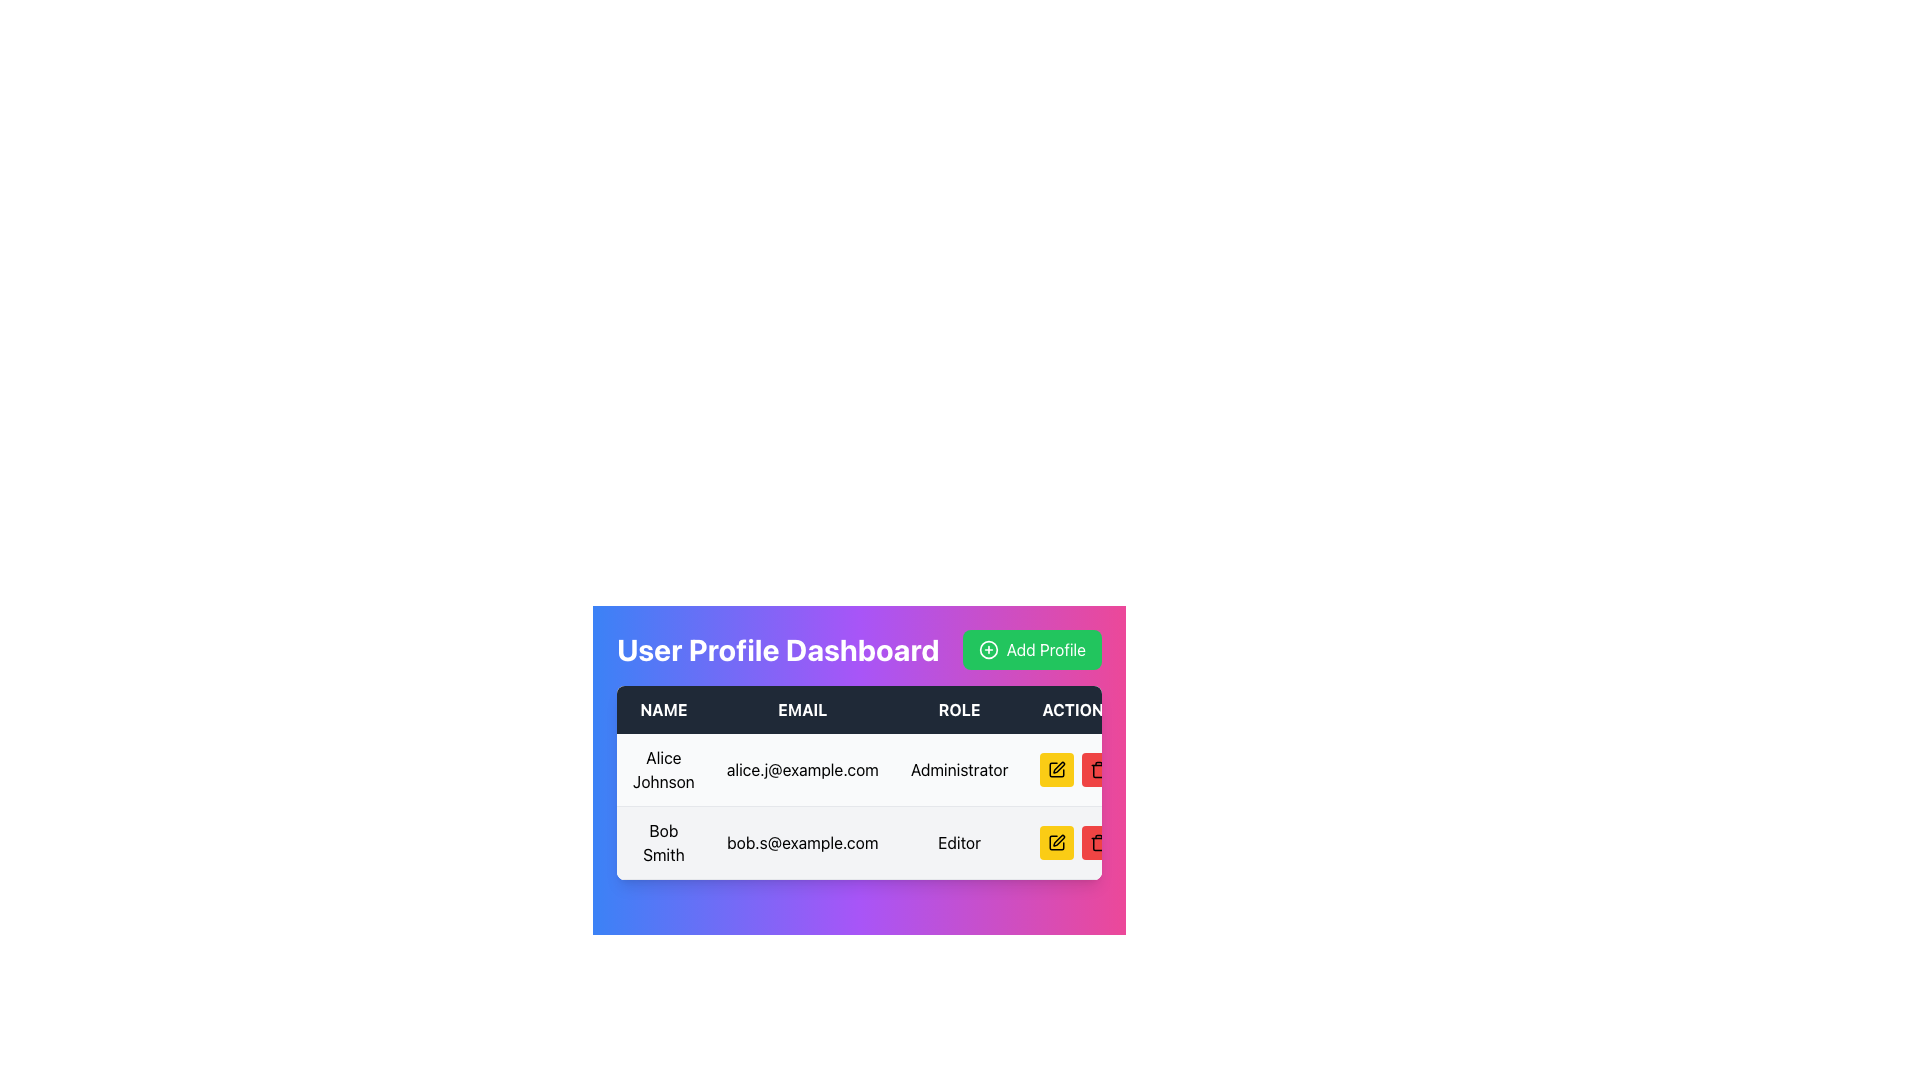 The height and width of the screenshot is (1080, 1920). What do you see at coordinates (1077, 769) in the screenshot?
I see `the delete button in the 'ACTION' column of the table associated with the 'Administrator' role and 'Alice Johnson' name` at bounding box center [1077, 769].